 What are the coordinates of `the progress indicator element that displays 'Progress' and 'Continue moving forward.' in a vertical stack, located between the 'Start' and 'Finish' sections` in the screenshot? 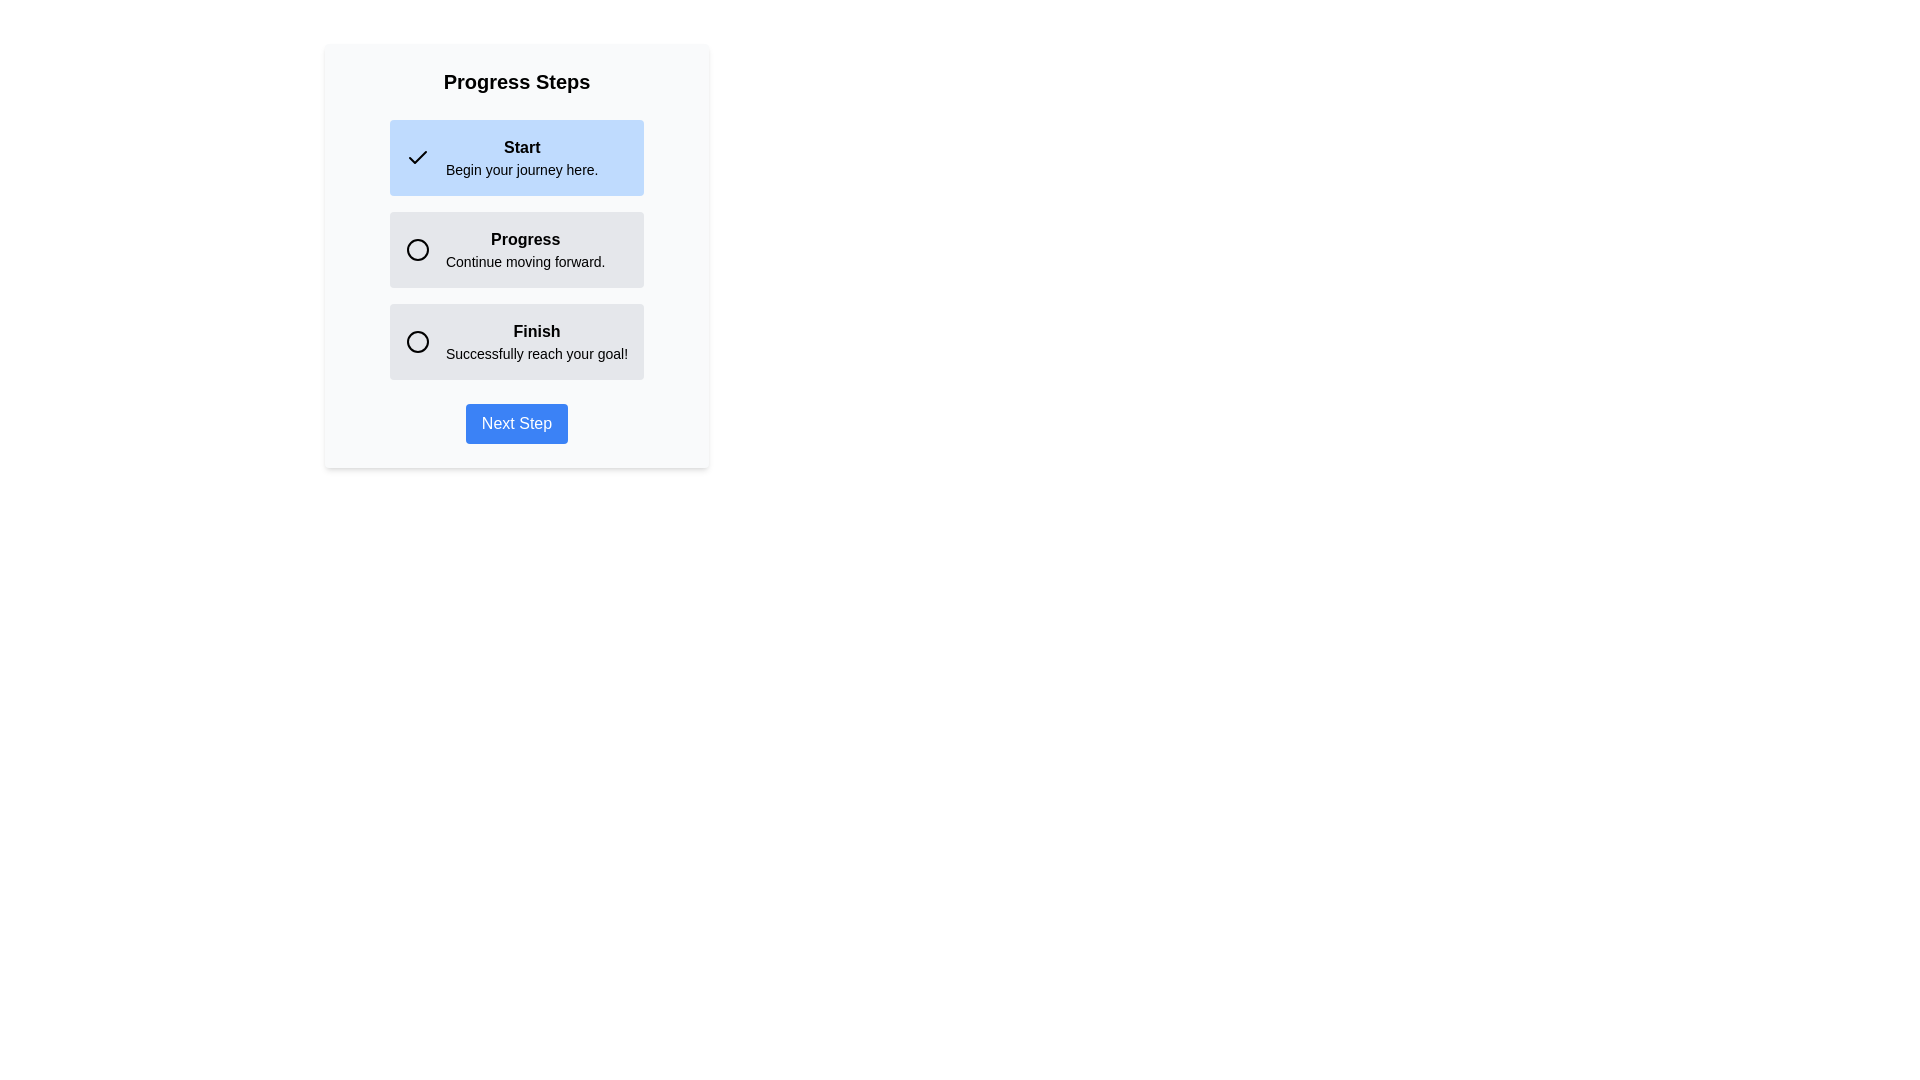 It's located at (517, 249).